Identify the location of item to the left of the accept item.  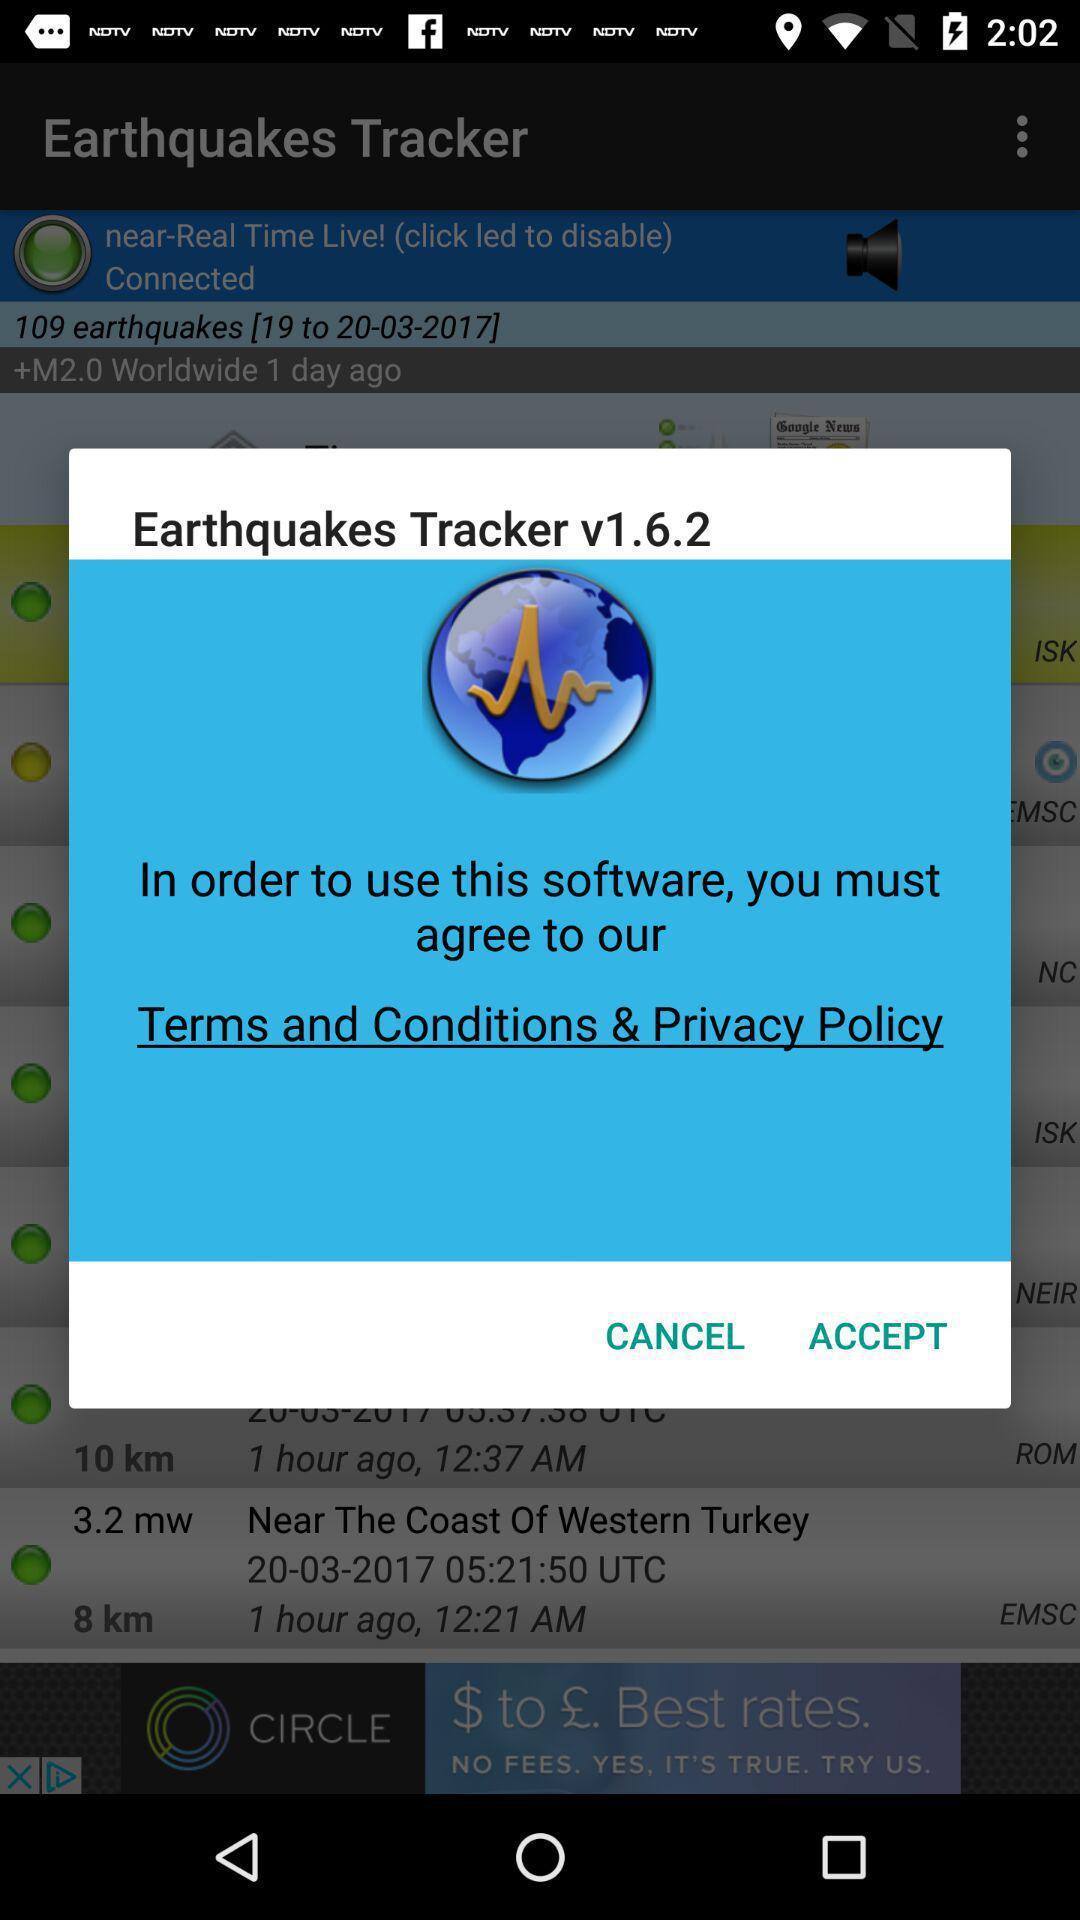
(675, 1334).